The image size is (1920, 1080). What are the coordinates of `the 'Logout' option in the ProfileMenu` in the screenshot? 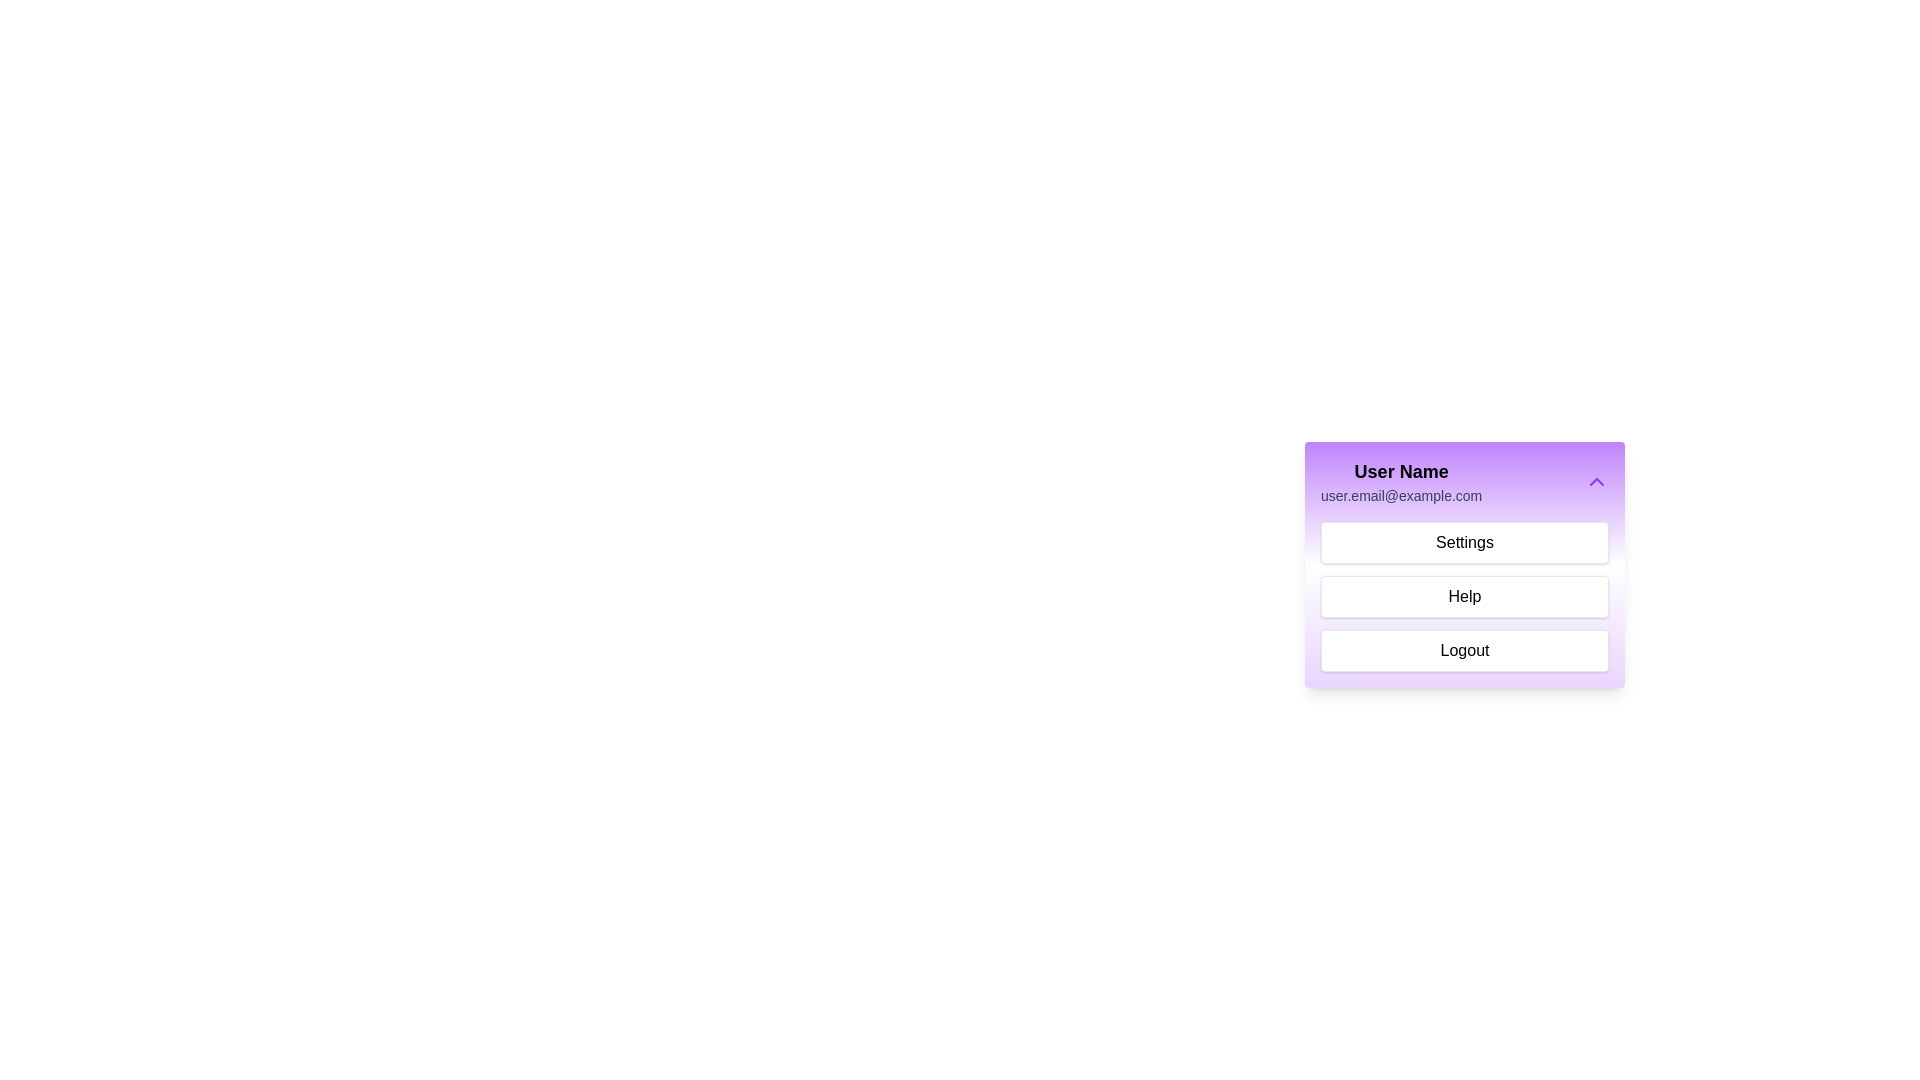 It's located at (1464, 651).